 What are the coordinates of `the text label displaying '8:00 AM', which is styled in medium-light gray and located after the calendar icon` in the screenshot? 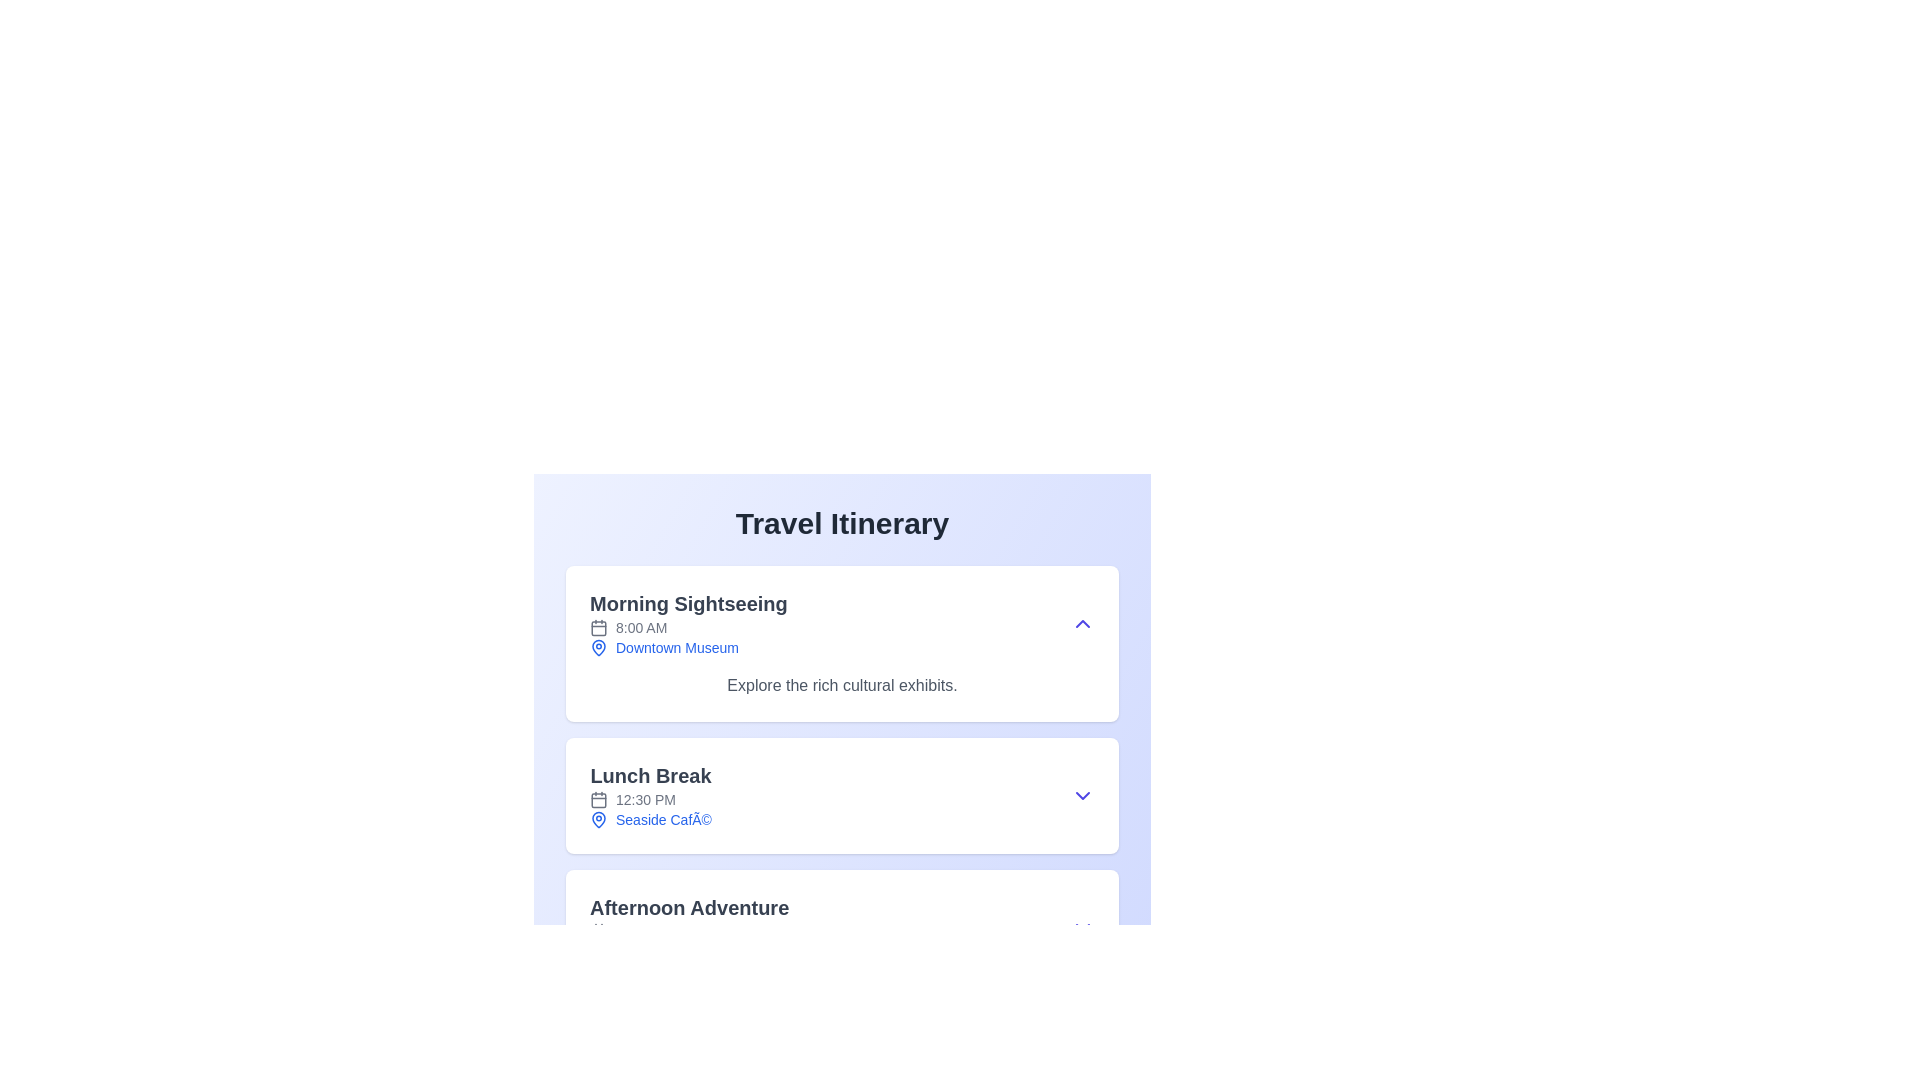 It's located at (641, 627).